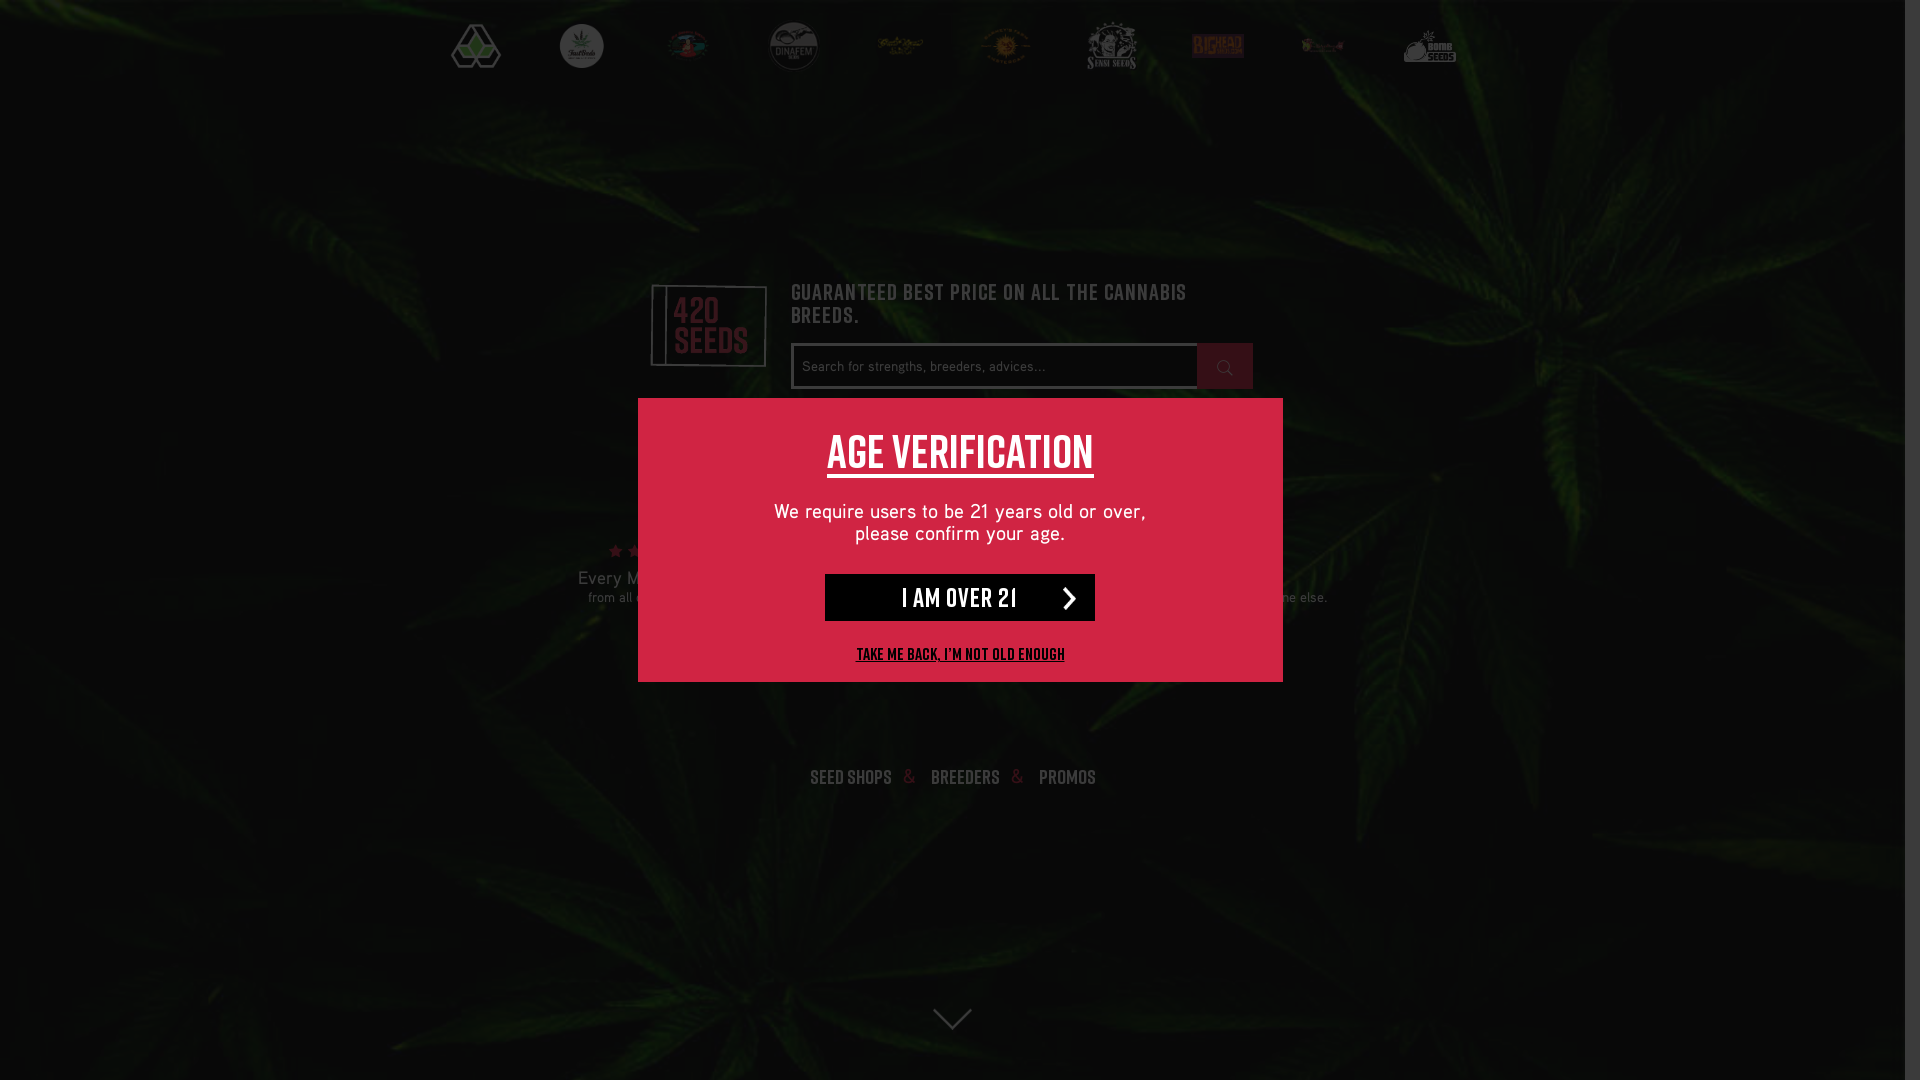 The image size is (1920, 1080). Describe the element at coordinates (1109, 45) in the screenshot. I see `'Sensi Seeds'` at that location.